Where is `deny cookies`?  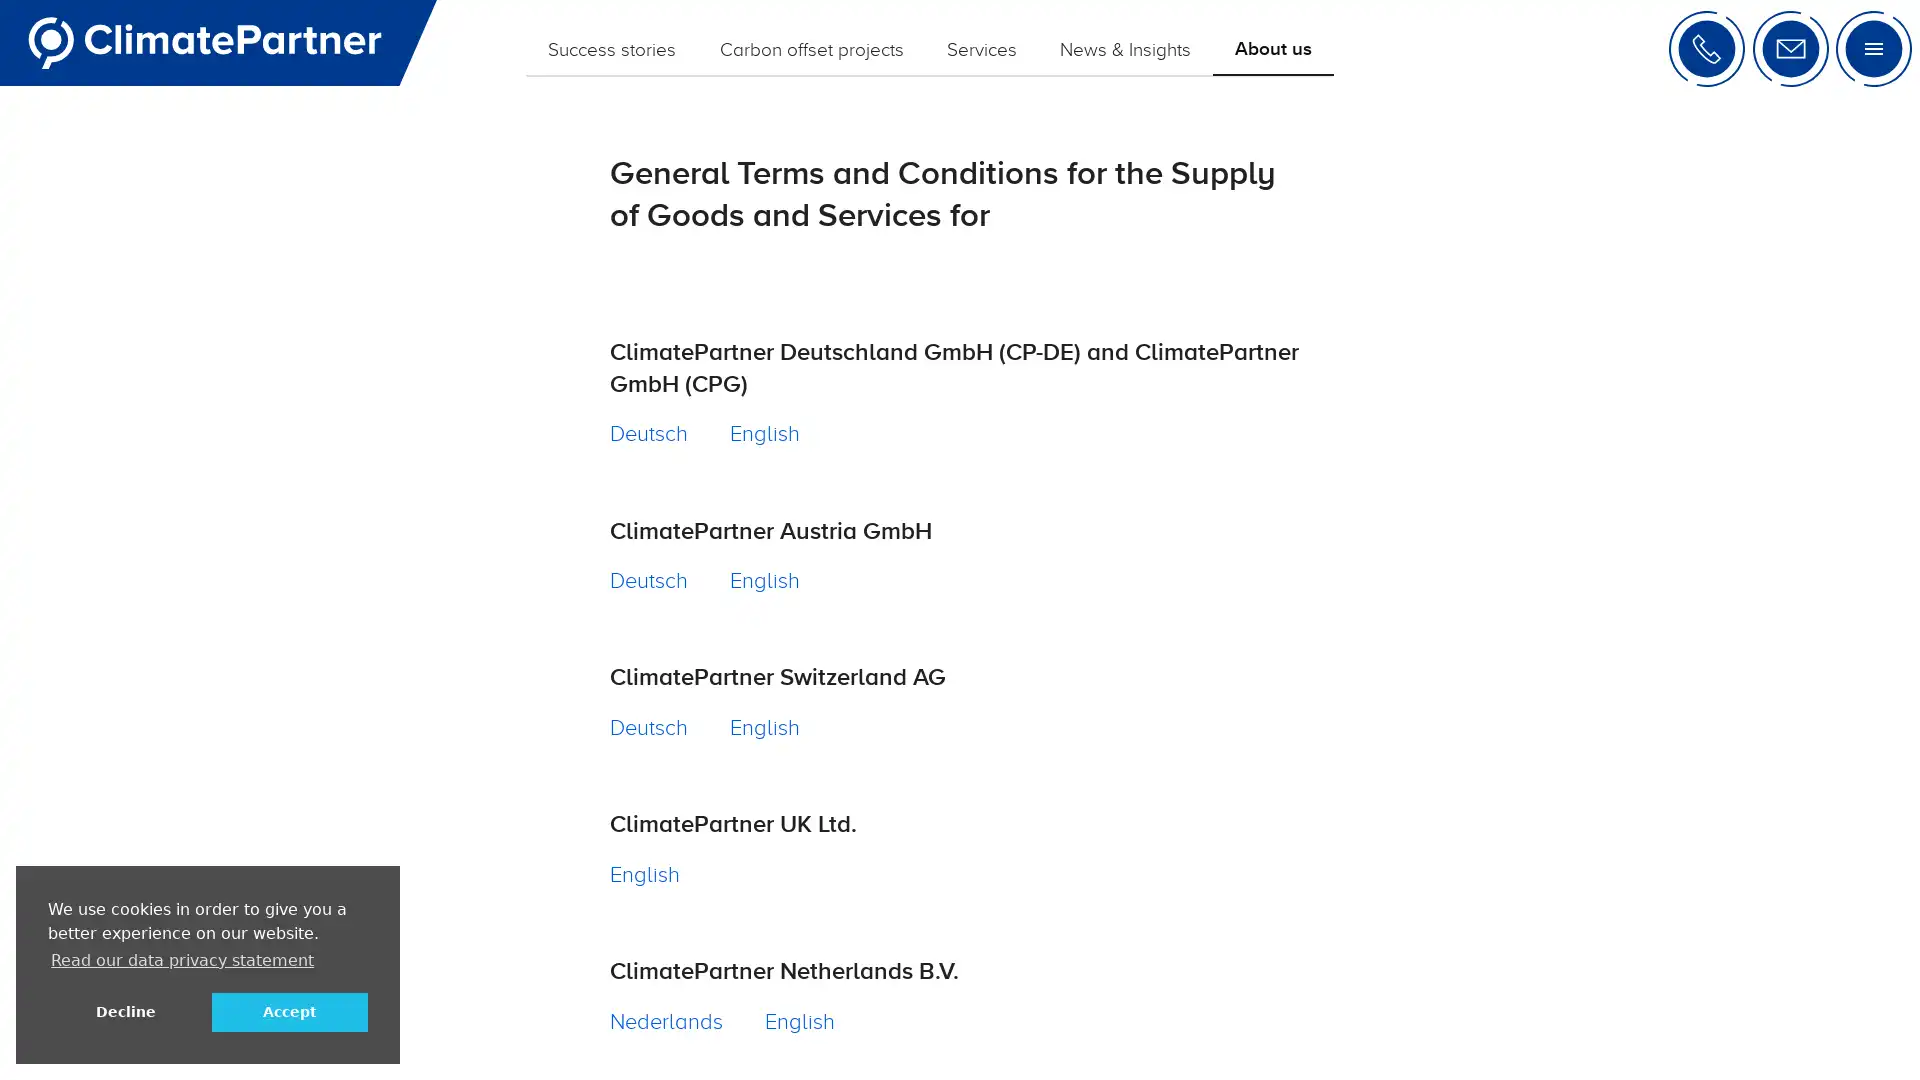
deny cookies is located at coordinates (124, 1011).